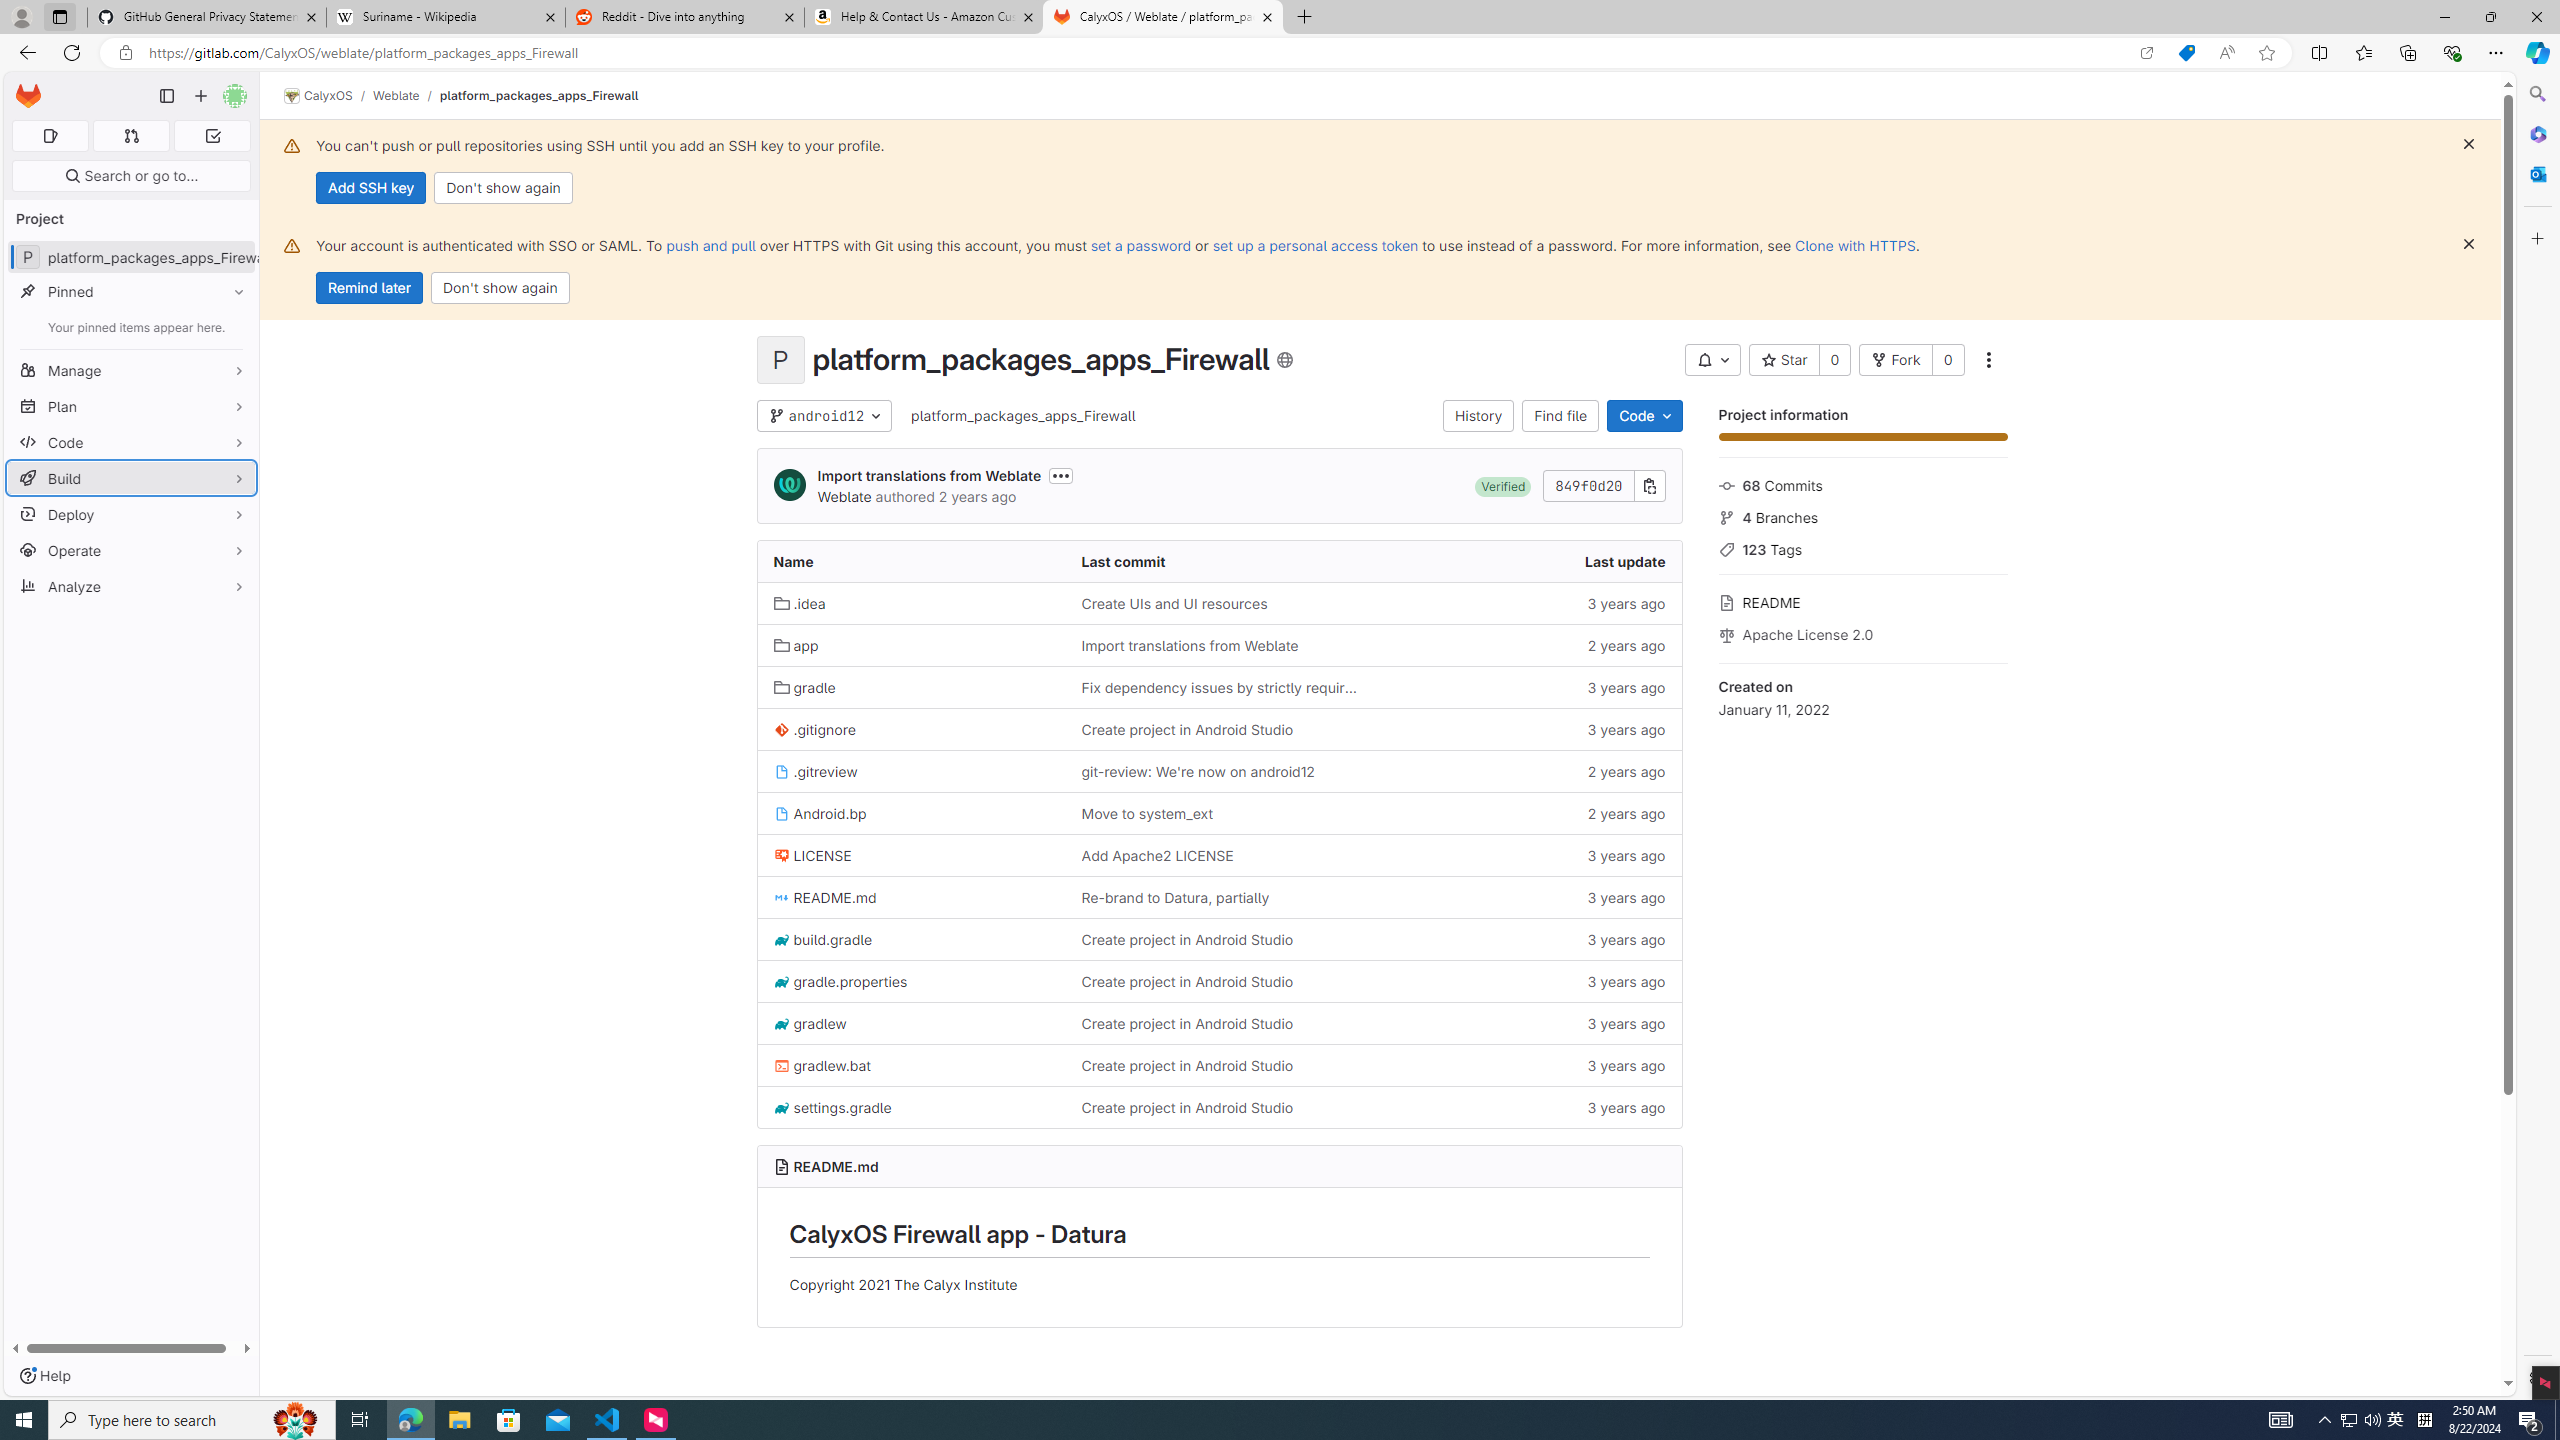 This screenshot has height=1440, width=2560. What do you see at coordinates (1862, 631) in the screenshot?
I see `'Apache License 2.0'` at bounding box center [1862, 631].